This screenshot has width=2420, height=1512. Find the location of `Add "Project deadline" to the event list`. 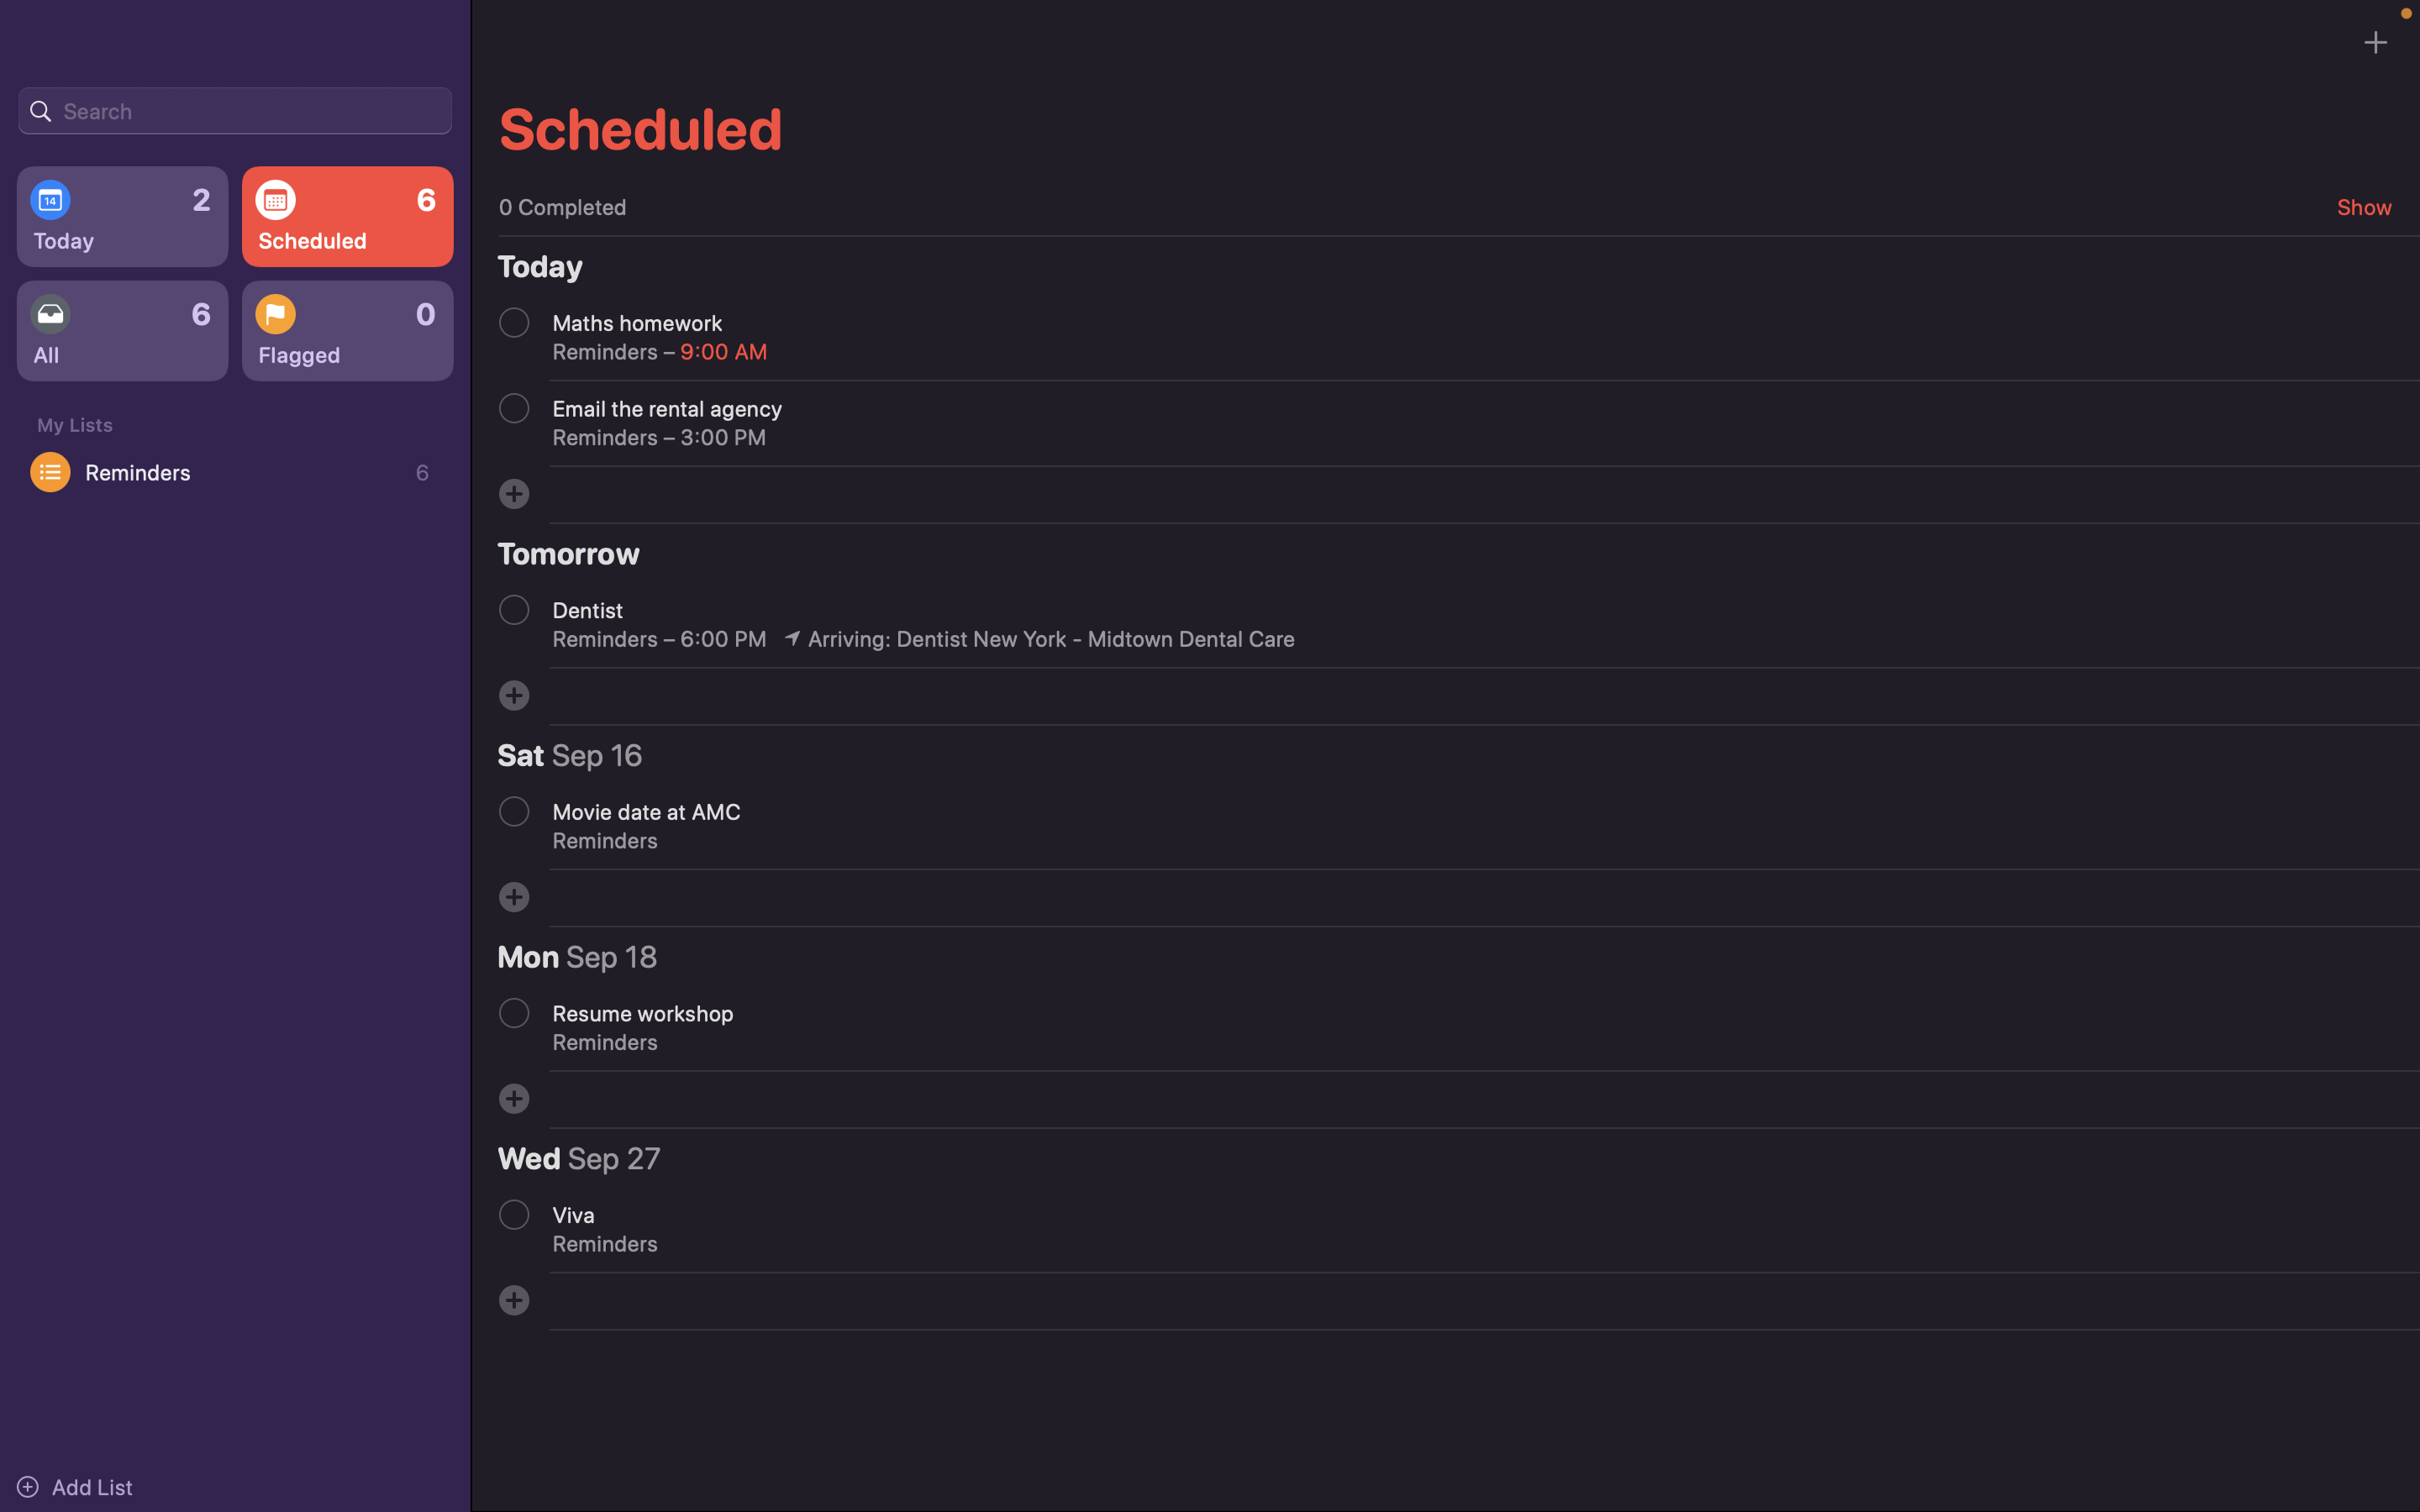

Add "Project deadline" to the event list is located at coordinates (513, 492).